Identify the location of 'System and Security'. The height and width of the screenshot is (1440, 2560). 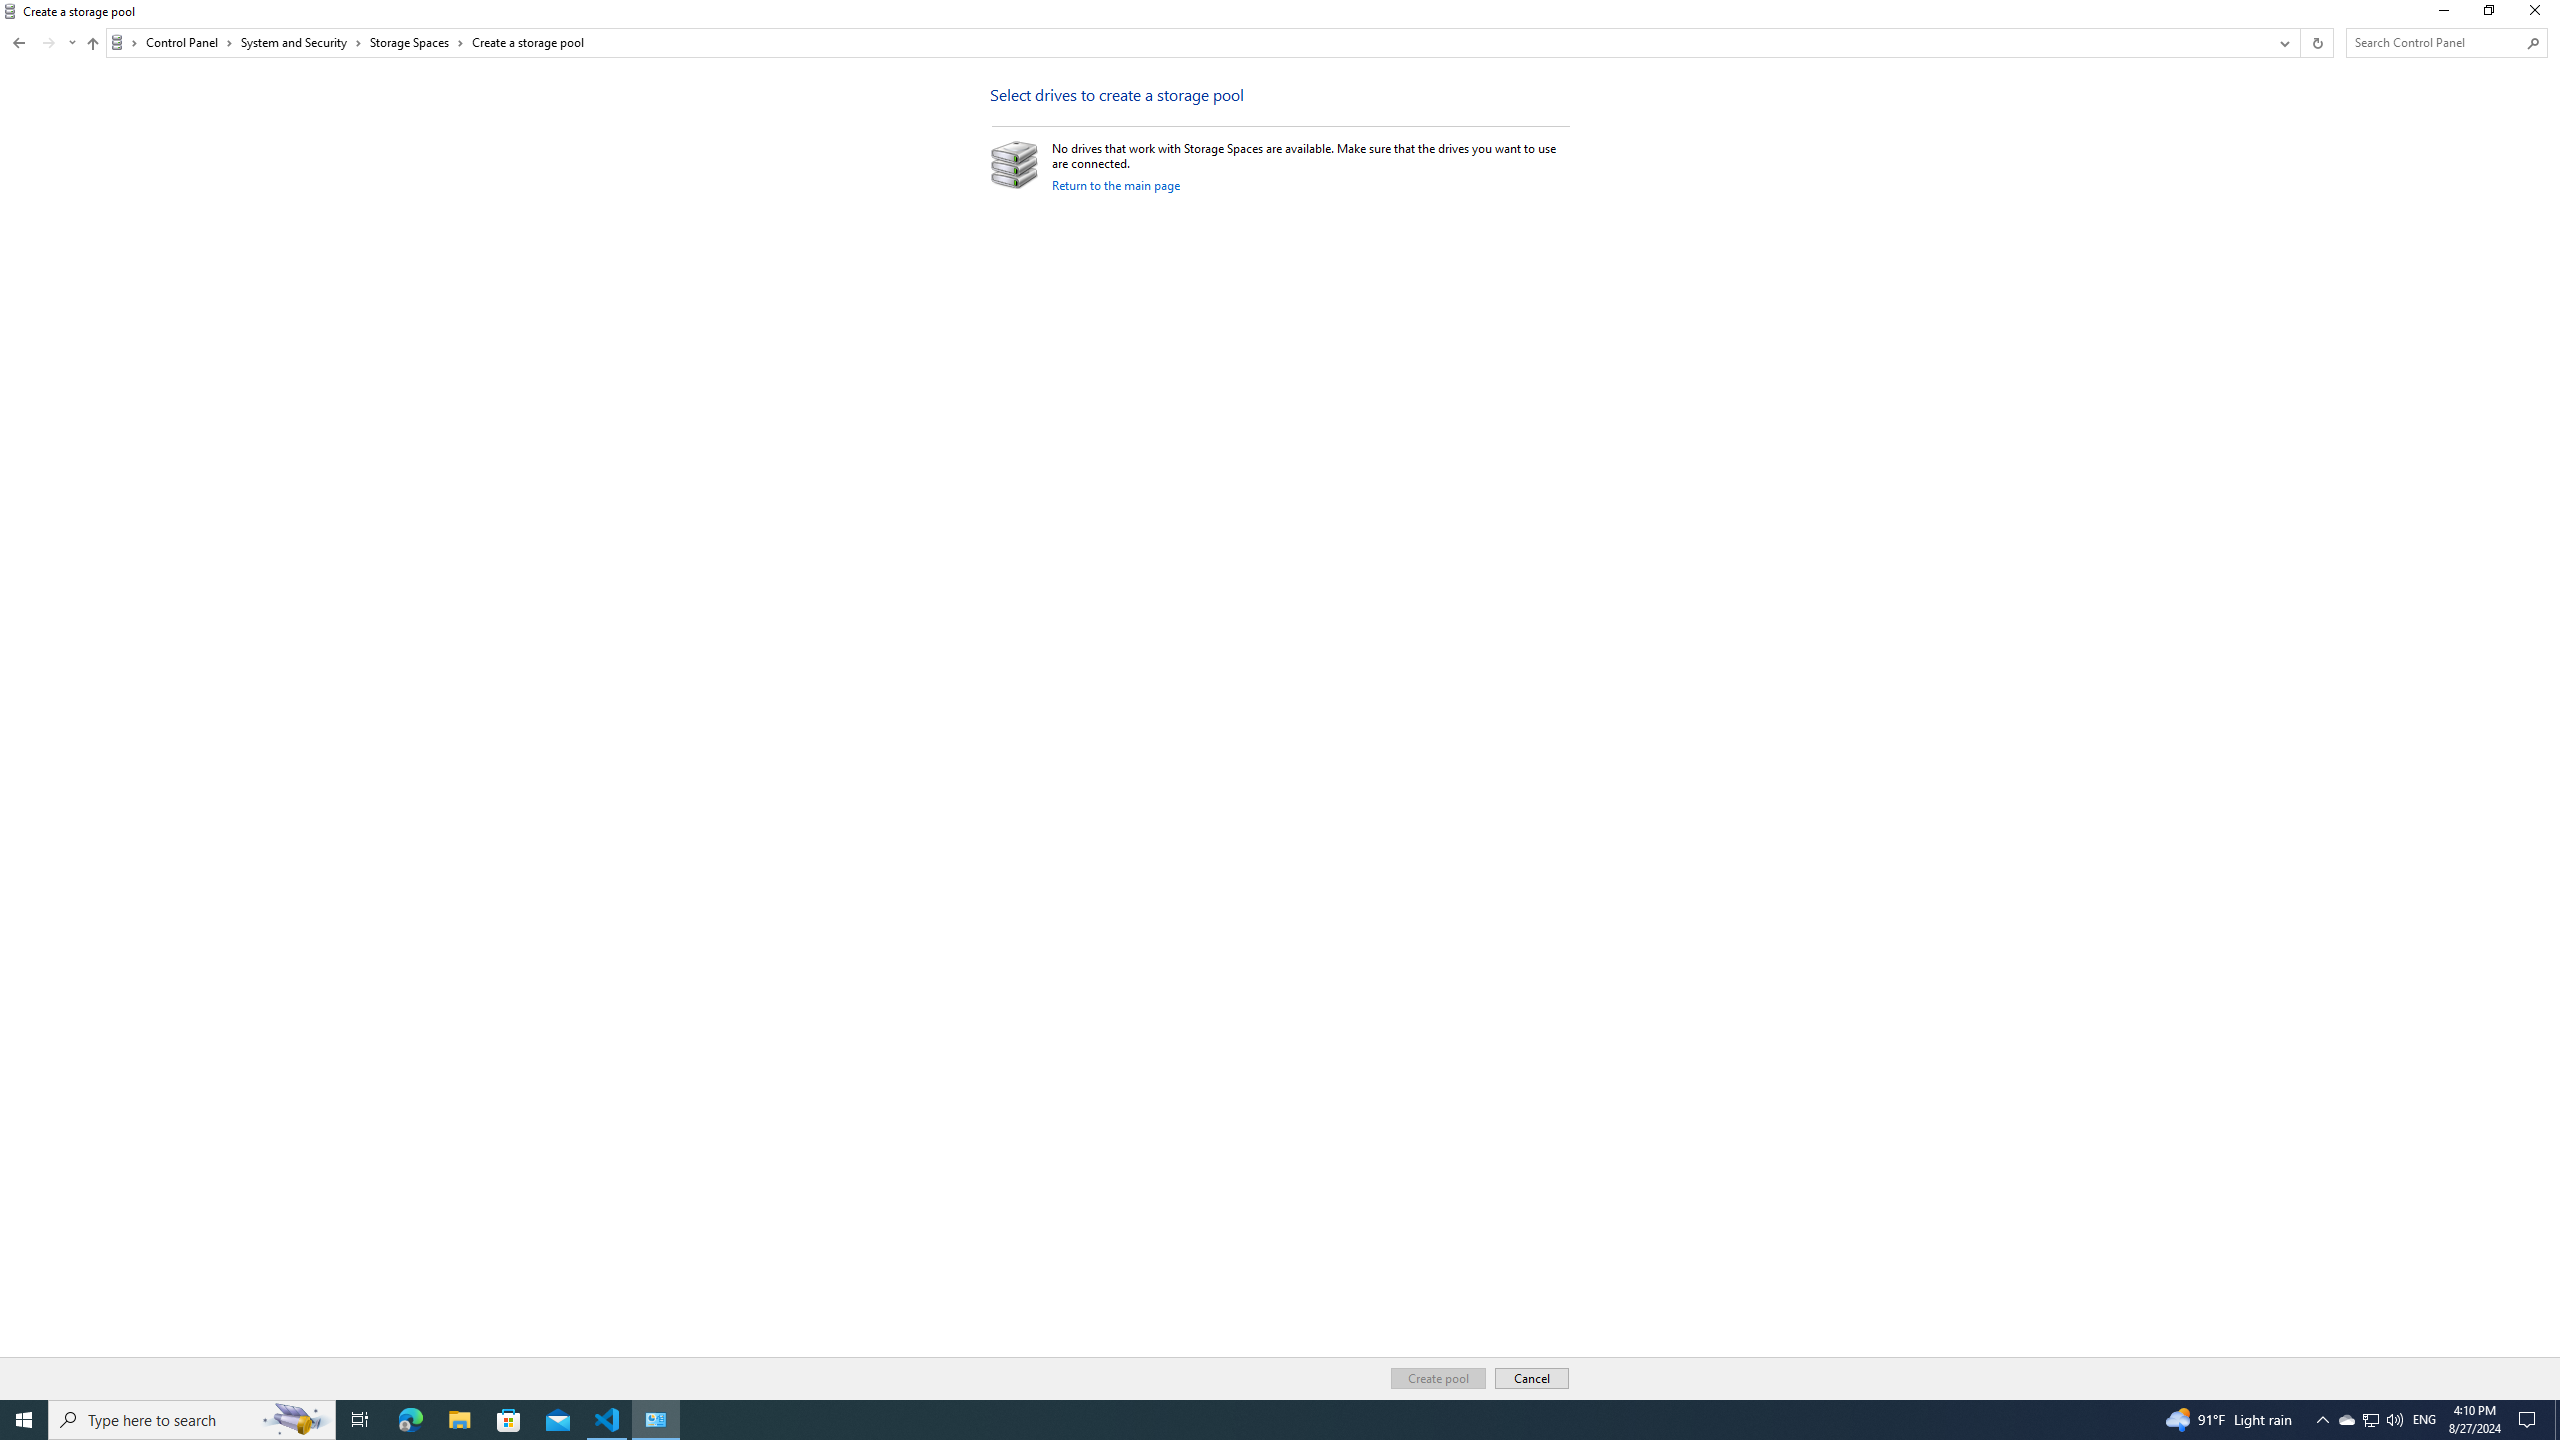
(301, 42).